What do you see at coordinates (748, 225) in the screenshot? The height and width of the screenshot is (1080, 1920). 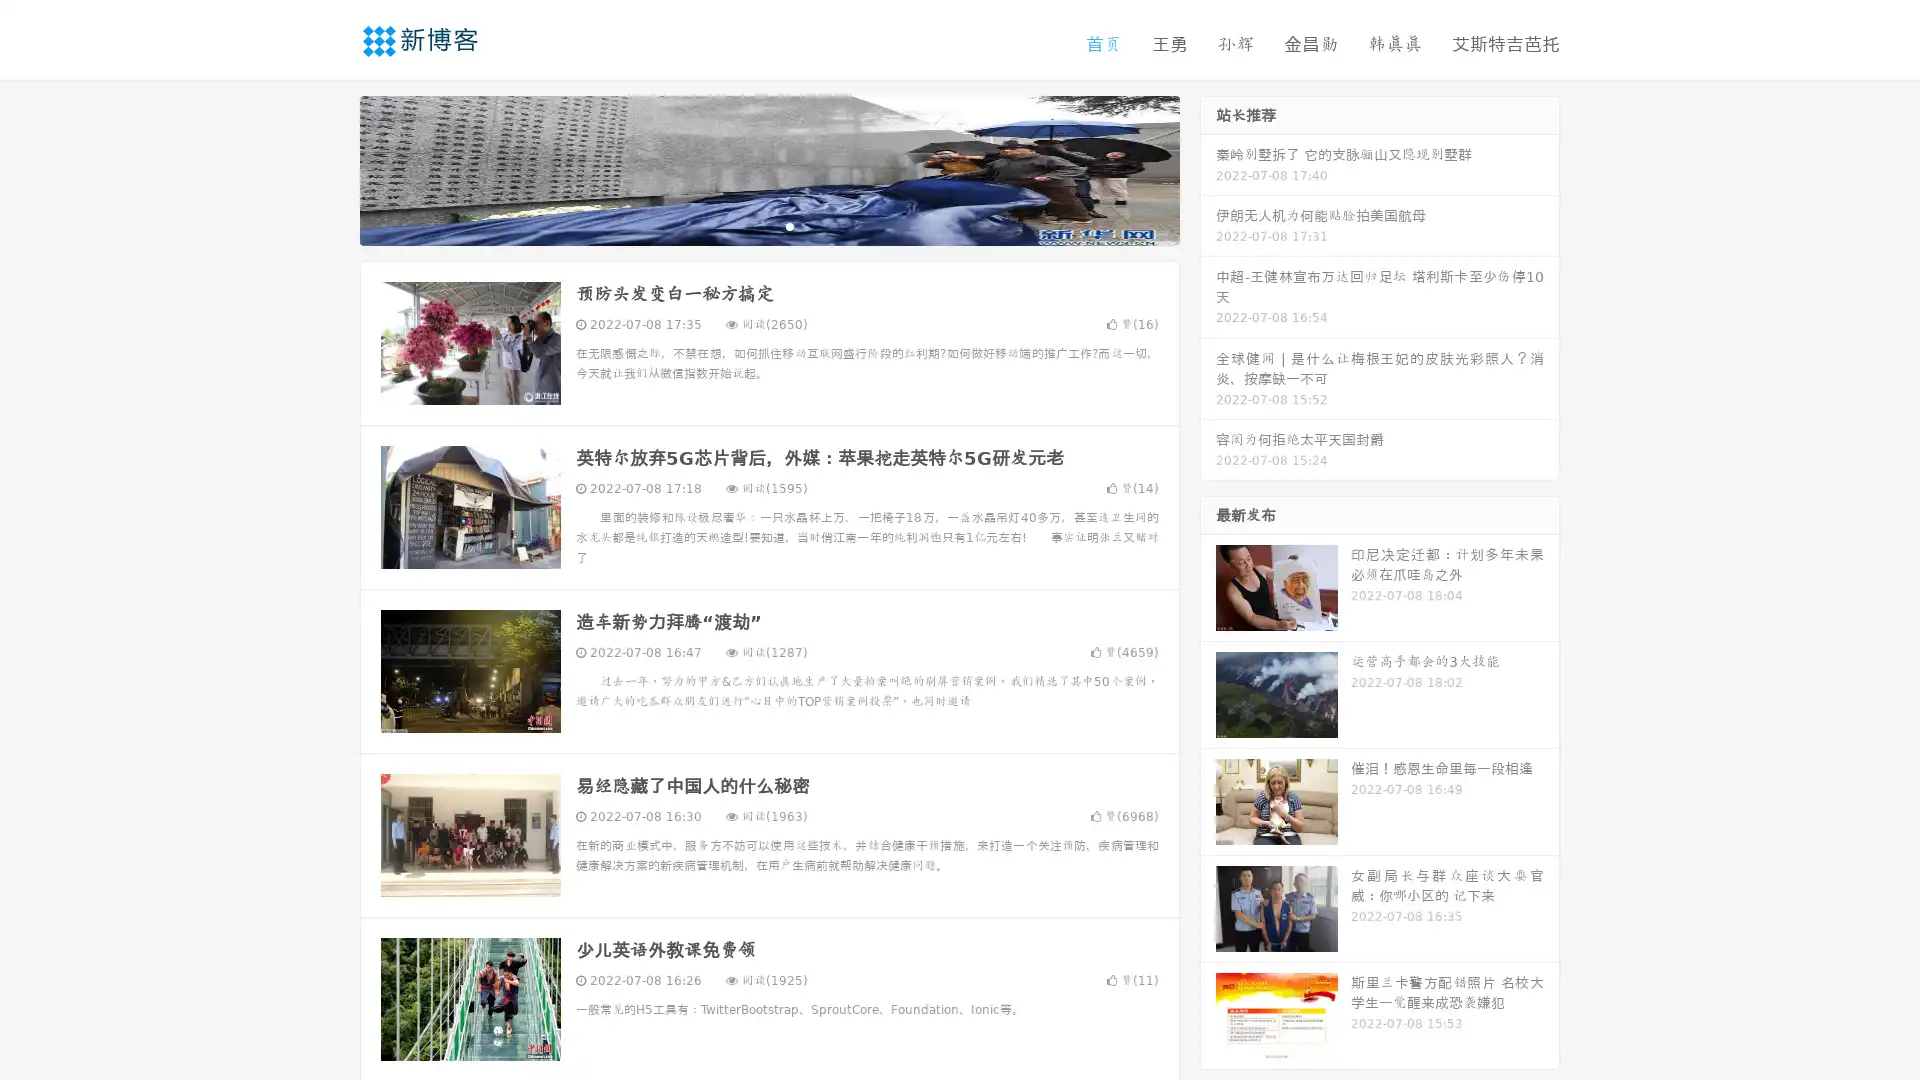 I see `Go to slide 1` at bounding box center [748, 225].